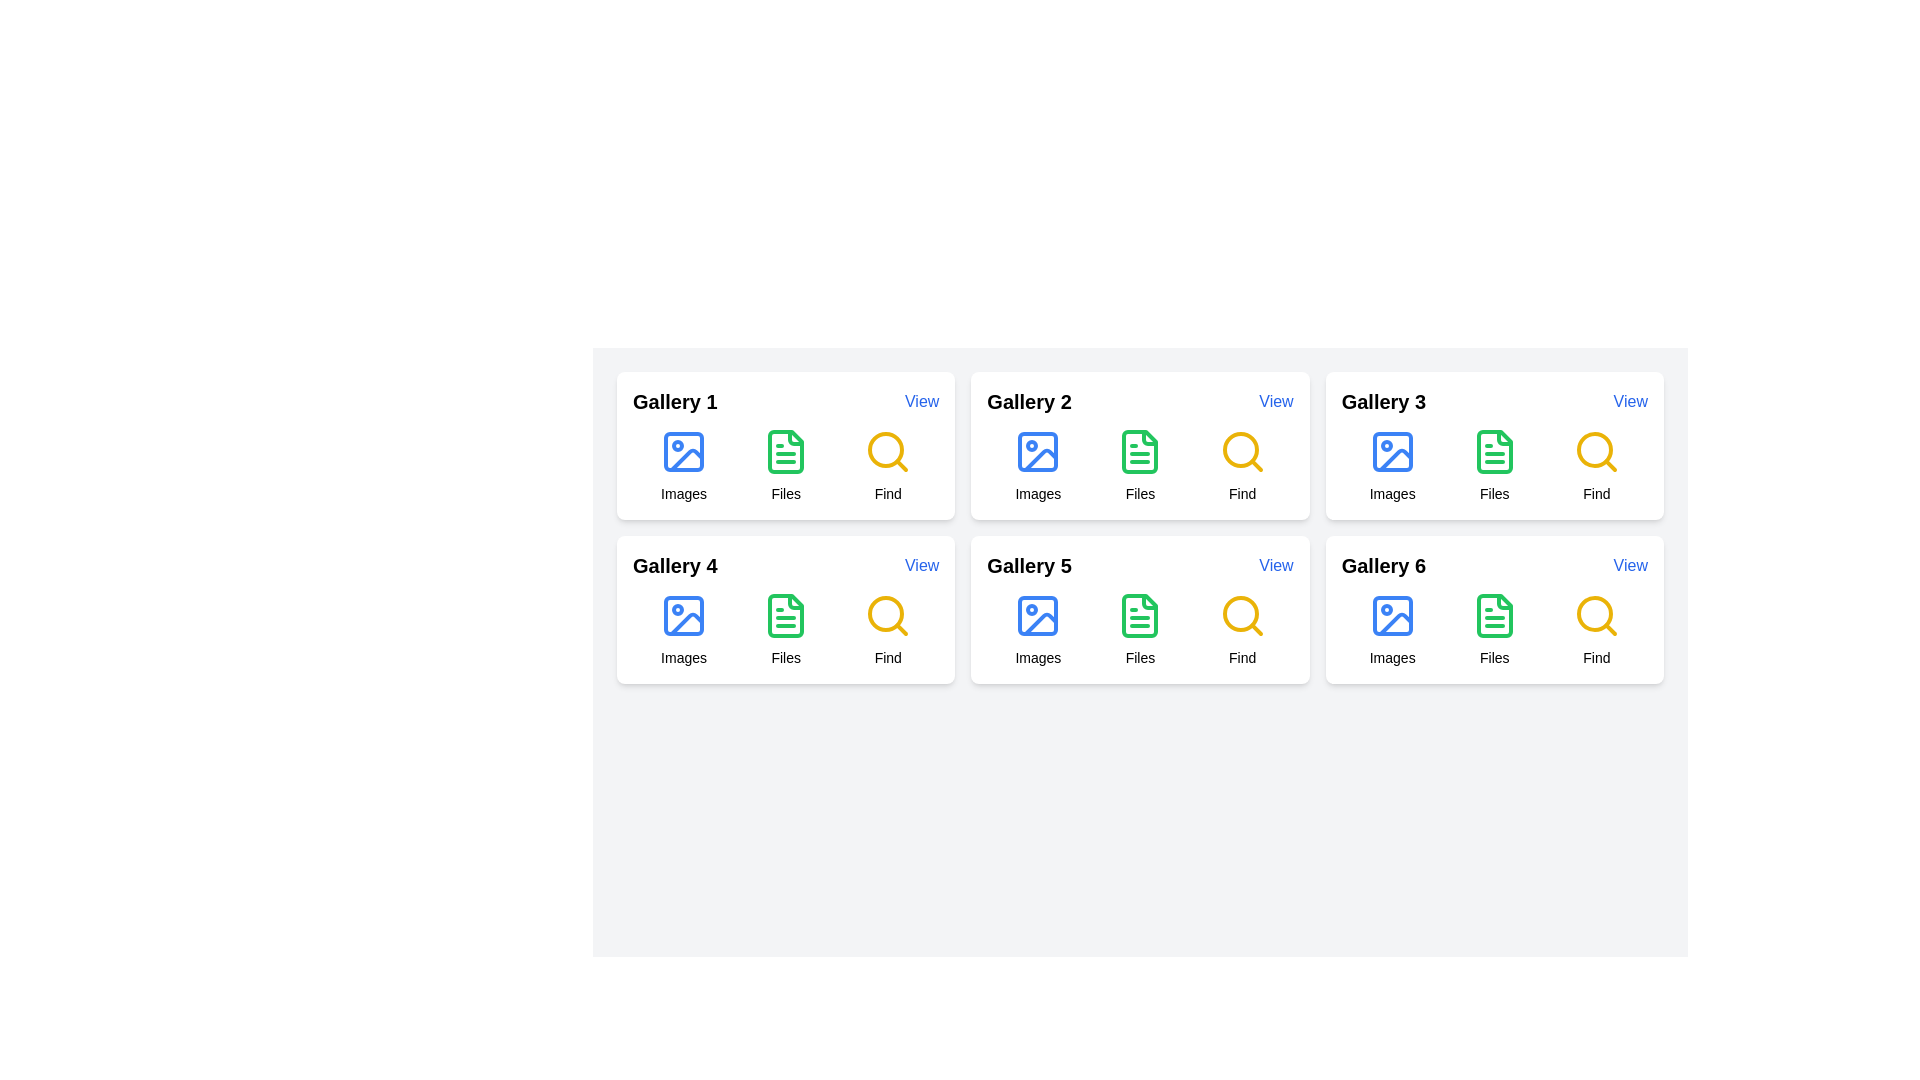 The height and width of the screenshot is (1080, 1920). Describe the element at coordinates (1029, 401) in the screenshot. I see `the static text label that identifies a specific content group or section in the interface, located in the top row, second column of the grid layout` at that location.